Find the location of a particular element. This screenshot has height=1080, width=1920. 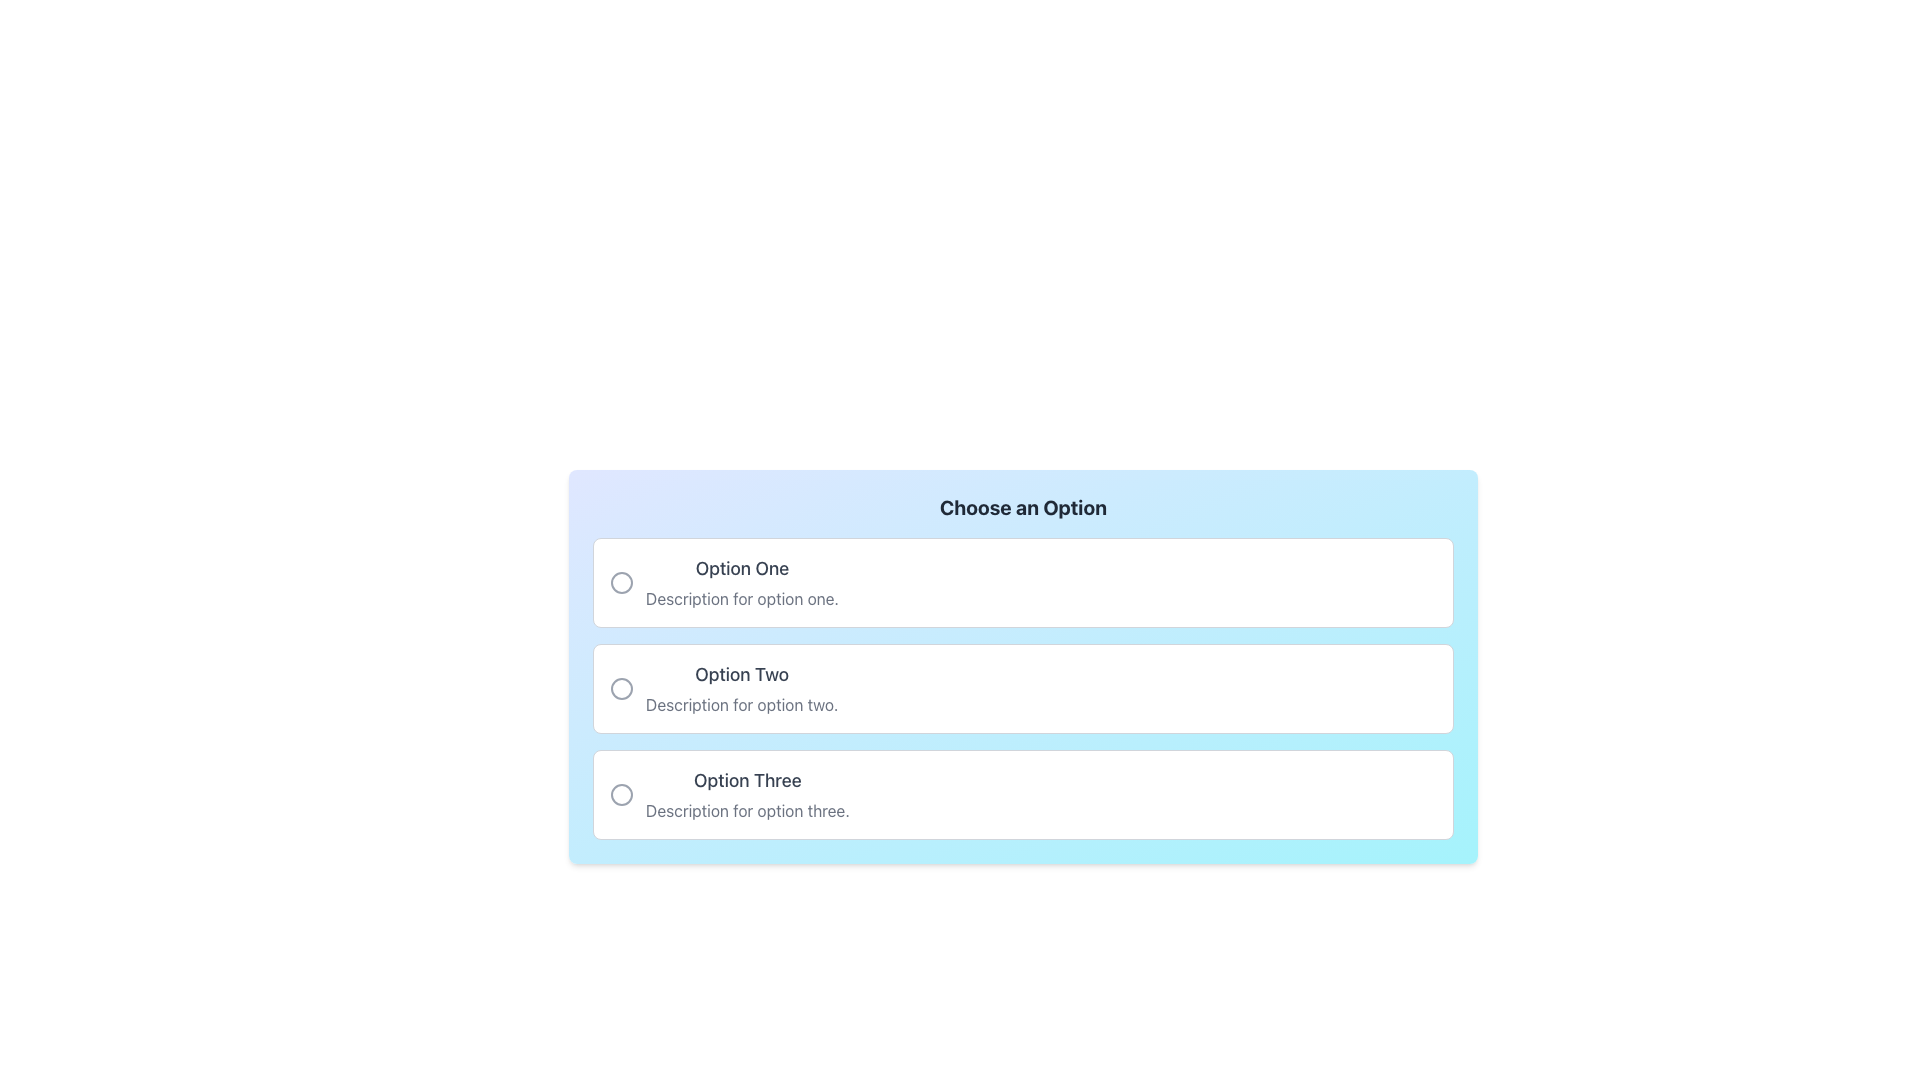

the radio button icon located on the far left side of the 'Option Three' row is located at coordinates (621, 793).